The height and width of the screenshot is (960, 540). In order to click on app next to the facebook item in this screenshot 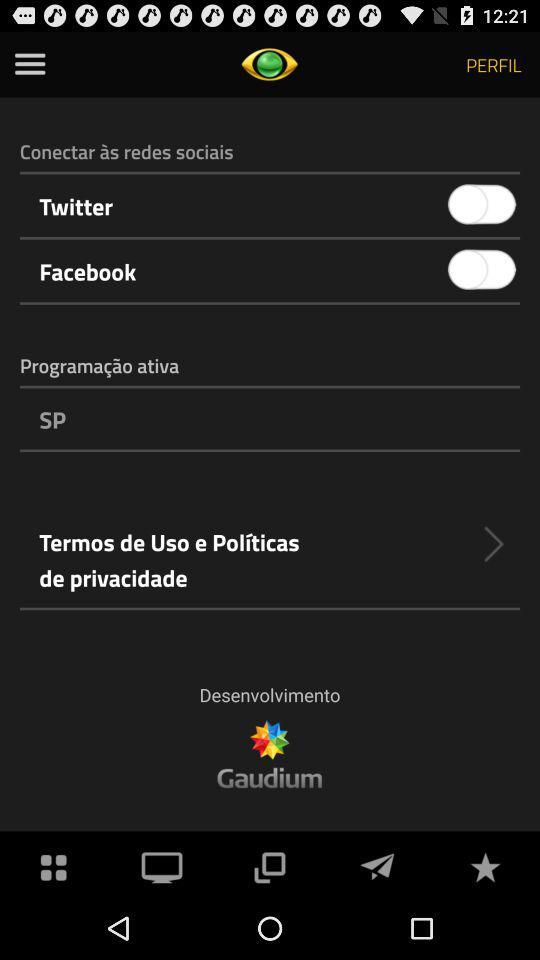, I will do `click(481, 269)`.